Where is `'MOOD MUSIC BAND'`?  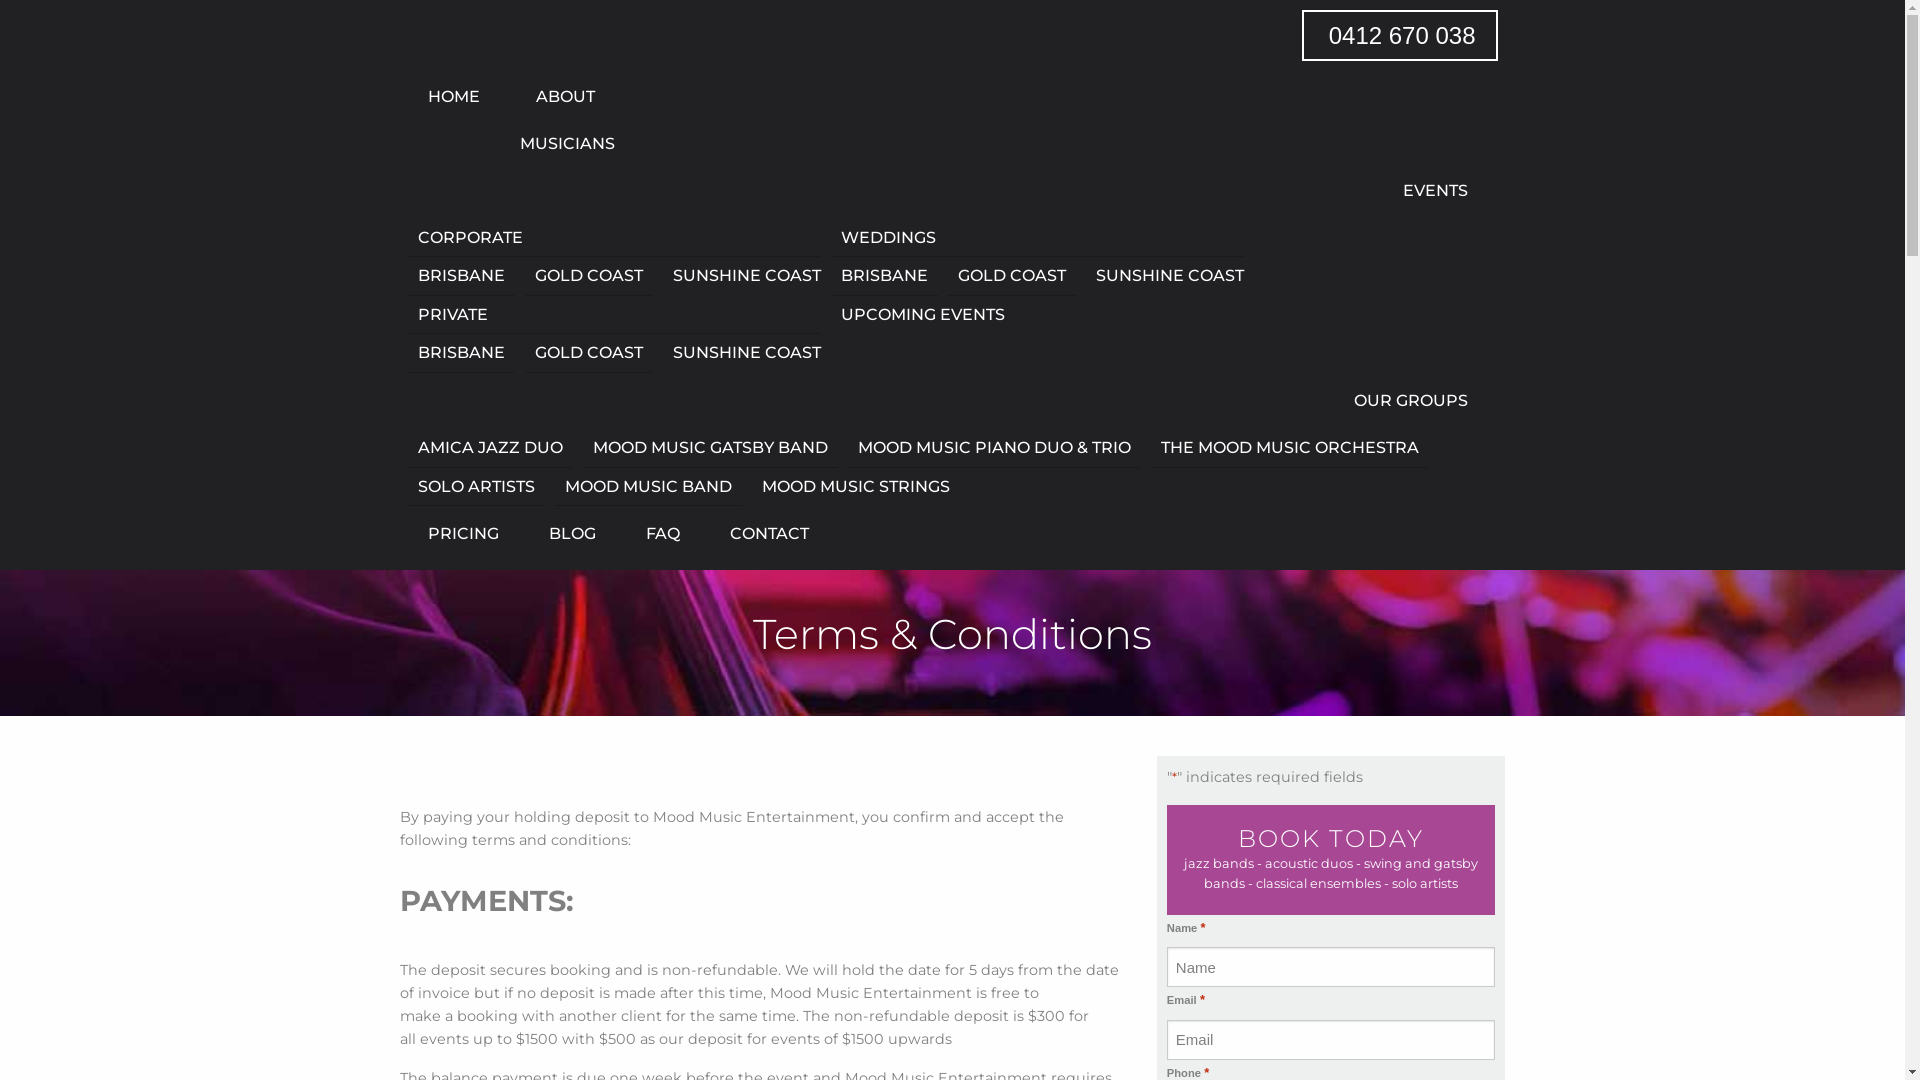
'MOOD MUSIC BAND' is located at coordinates (648, 487).